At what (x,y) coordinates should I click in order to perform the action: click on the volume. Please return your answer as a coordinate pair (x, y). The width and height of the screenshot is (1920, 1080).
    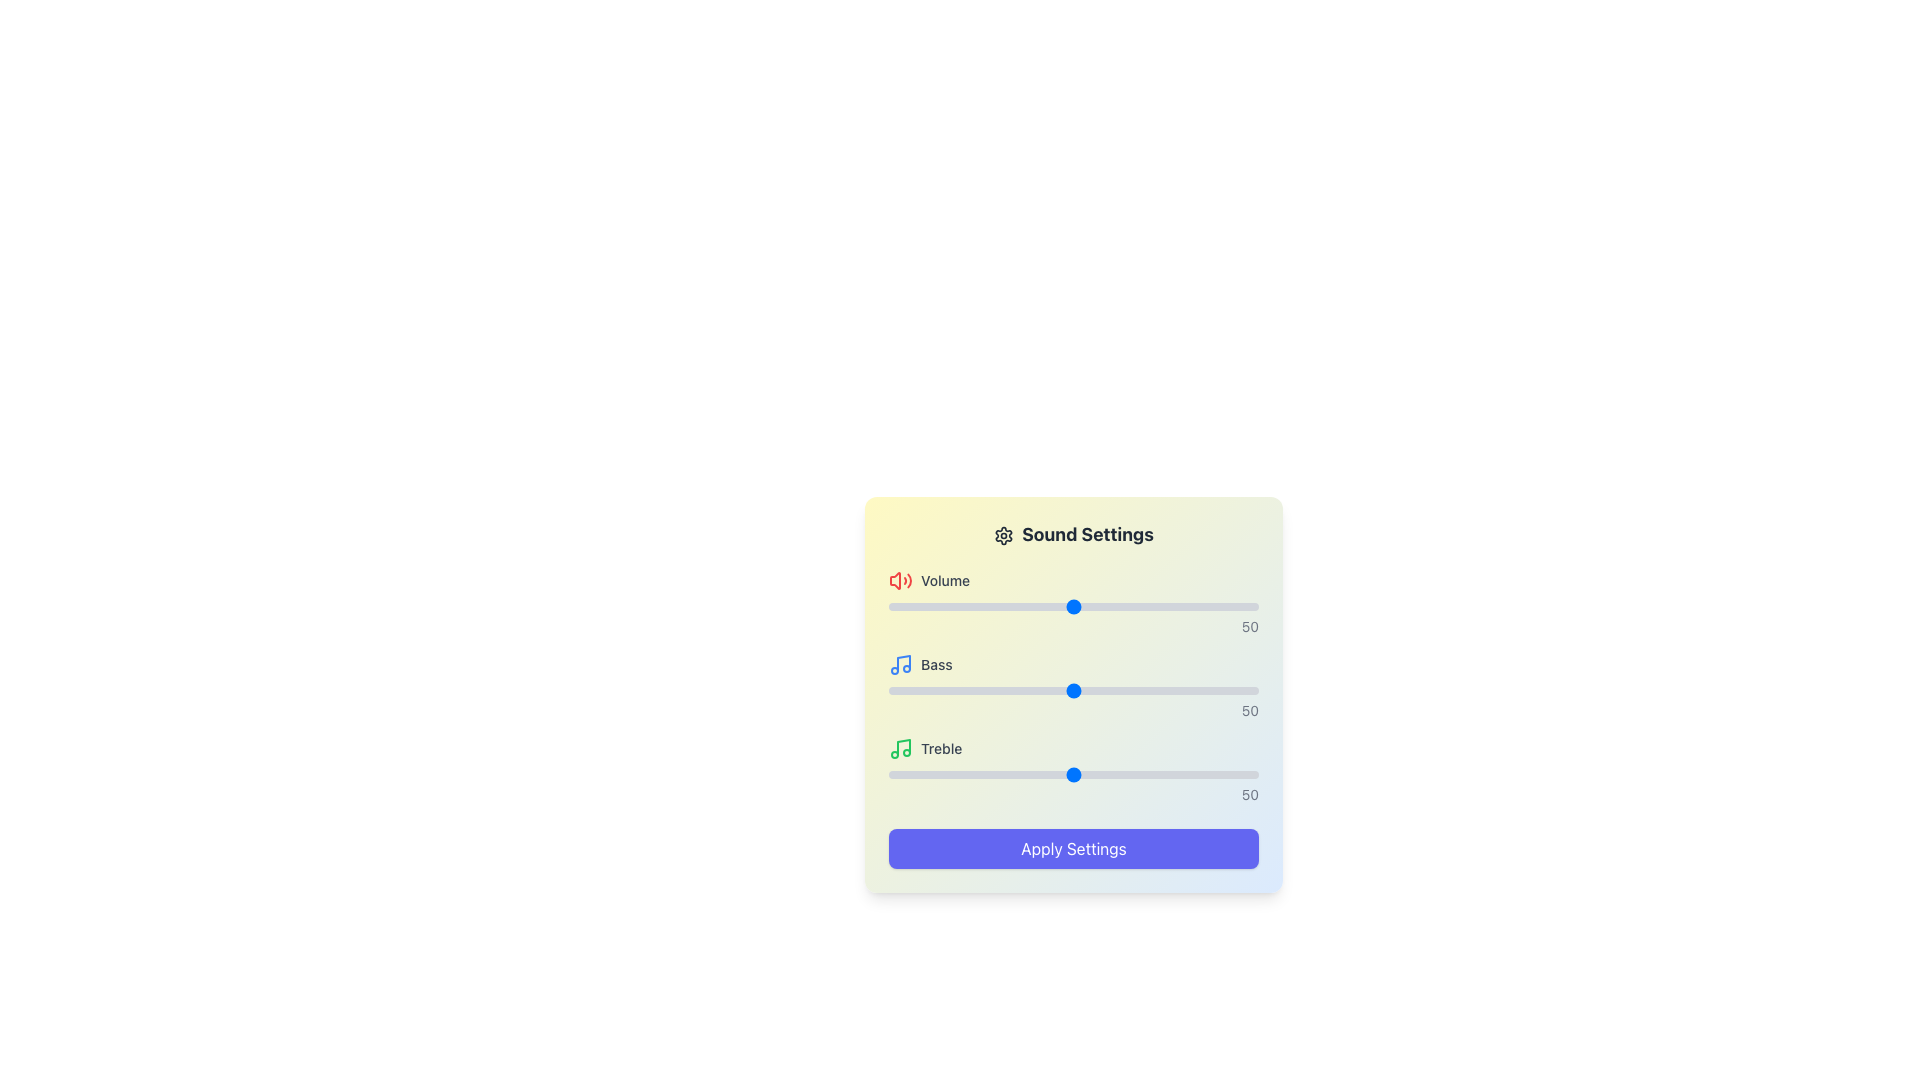
    Looking at the image, I should click on (1025, 605).